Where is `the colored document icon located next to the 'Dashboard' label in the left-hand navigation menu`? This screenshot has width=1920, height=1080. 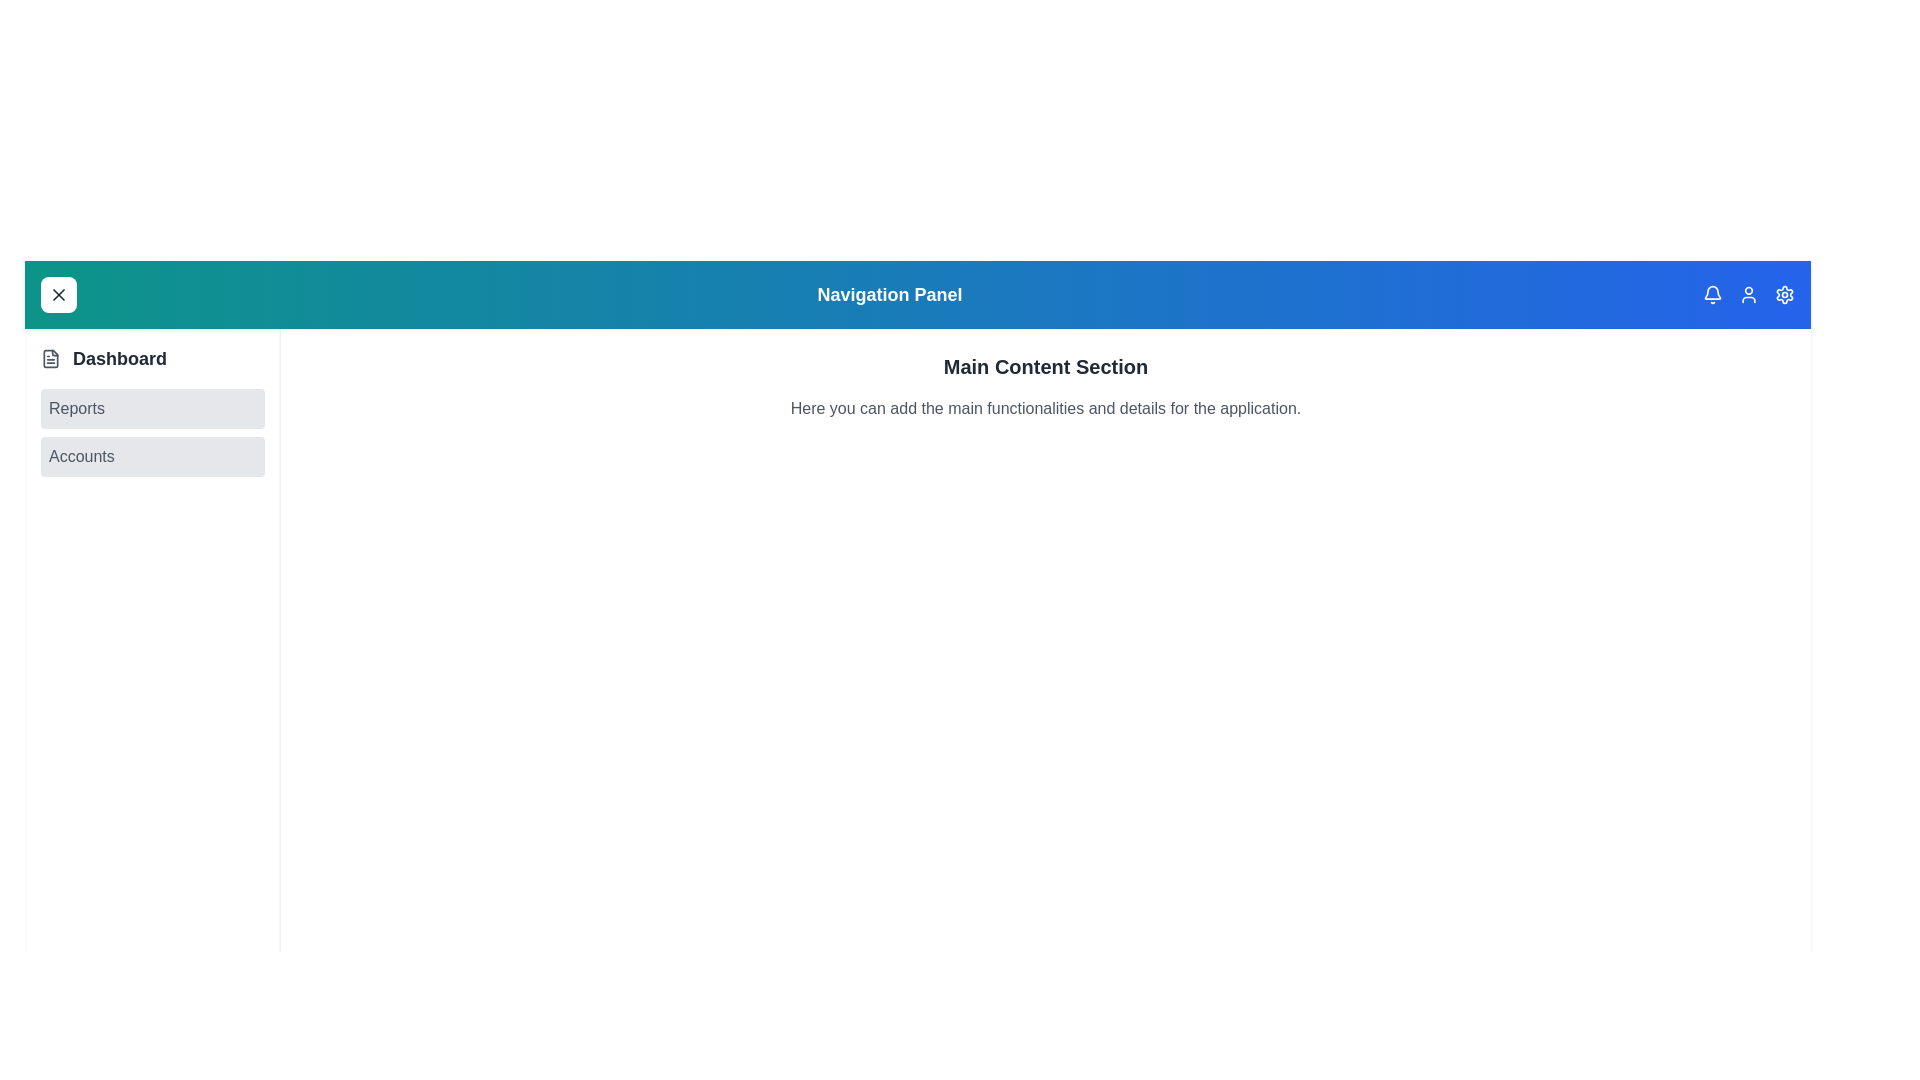 the colored document icon located next to the 'Dashboard' label in the left-hand navigation menu is located at coordinates (51, 357).